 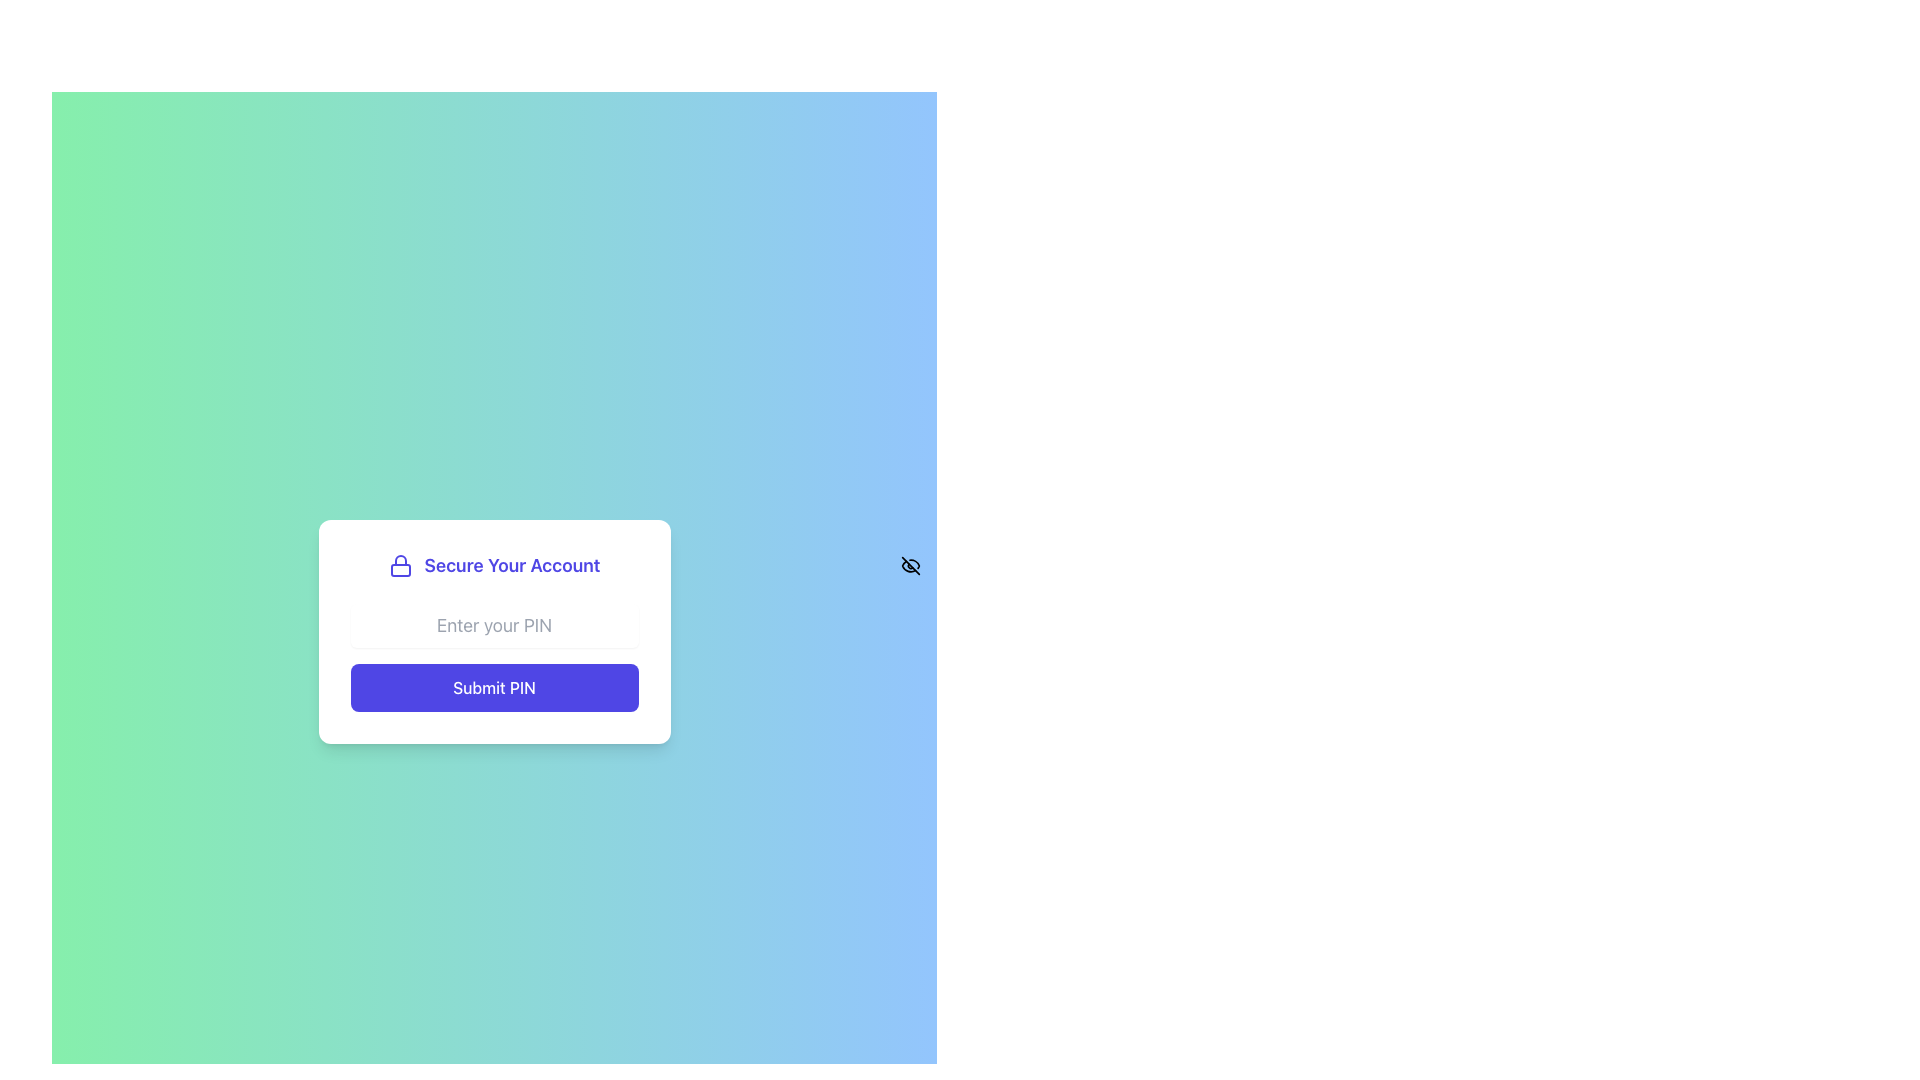 What do you see at coordinates (400, 566) in the screenshot?
I see `the indigo-blue lock icon located to the left of the text 'Secure Your Account' in the header section of the card interface` at bounding box center [400, 566].